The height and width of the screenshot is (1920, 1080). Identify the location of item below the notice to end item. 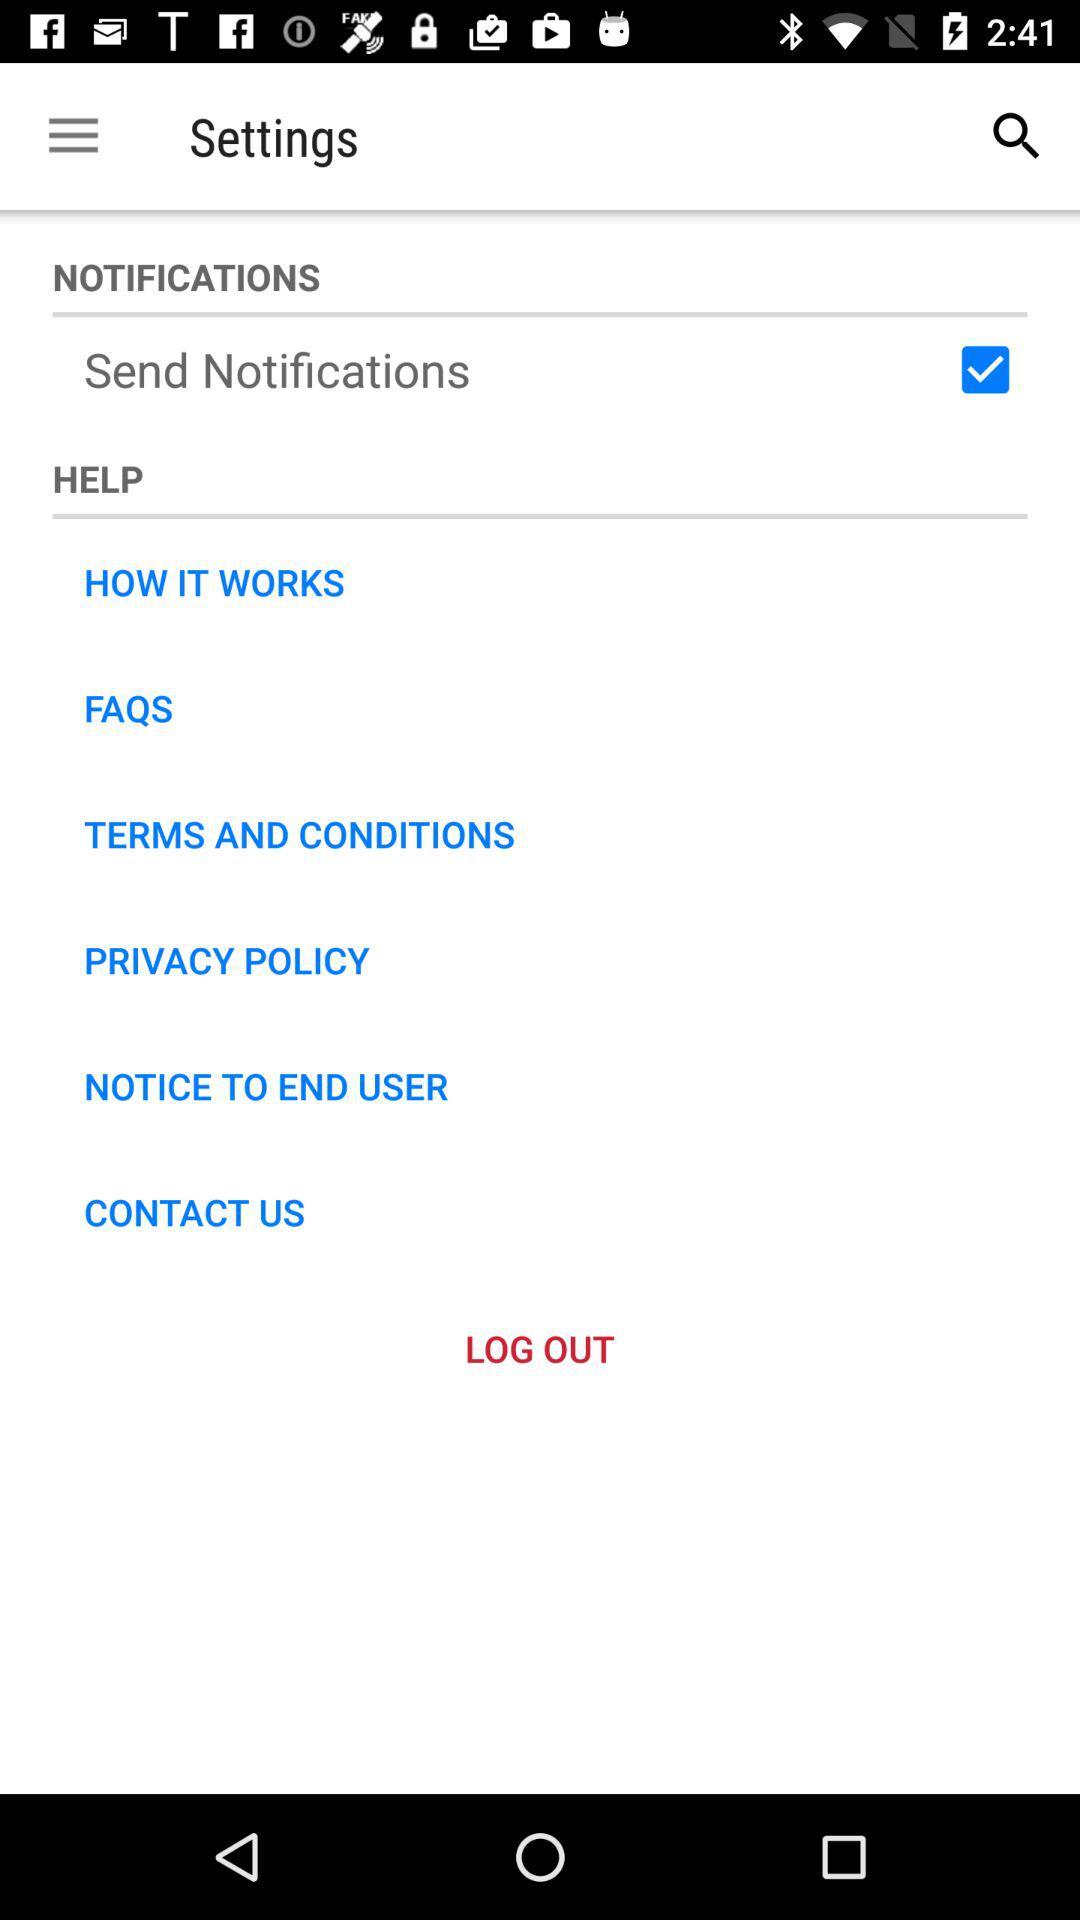
(194, 1210).